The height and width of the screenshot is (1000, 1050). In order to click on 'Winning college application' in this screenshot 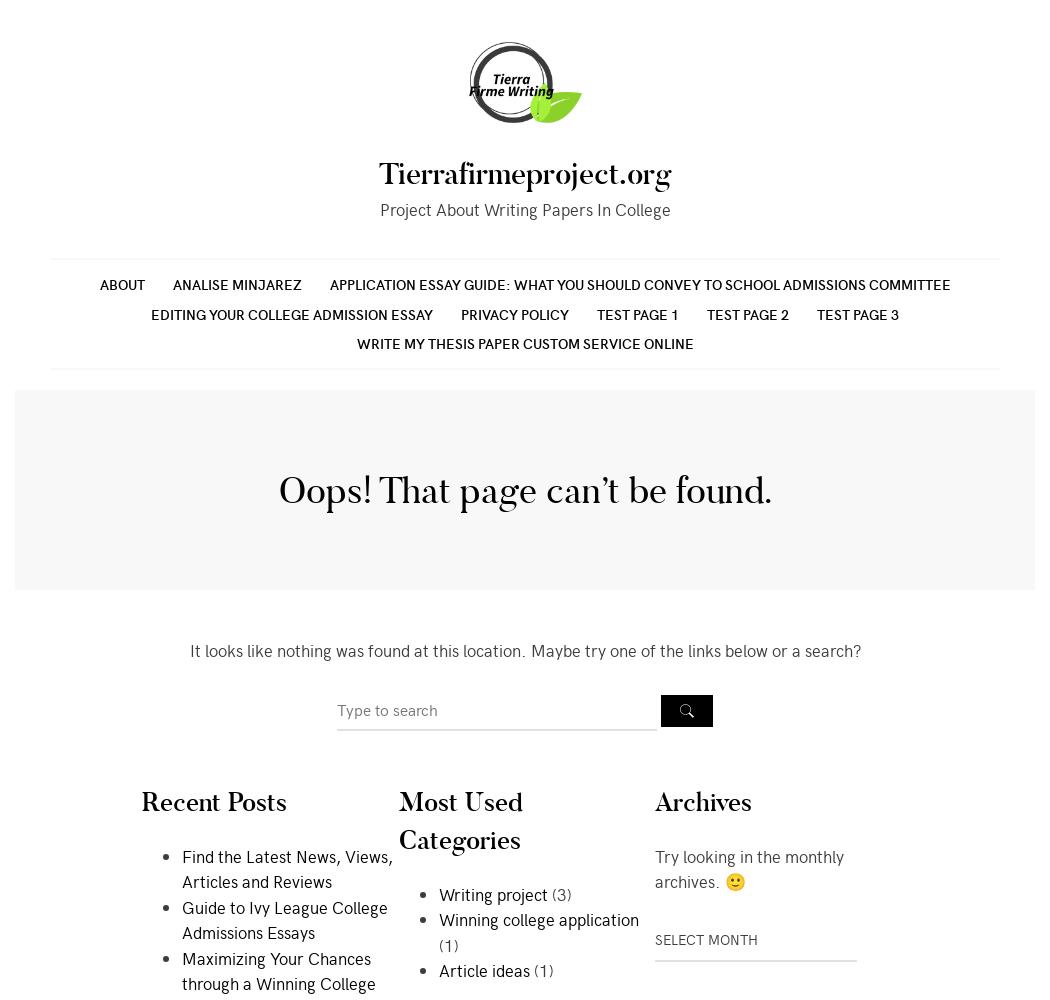, I will do `click(538, 919)`.